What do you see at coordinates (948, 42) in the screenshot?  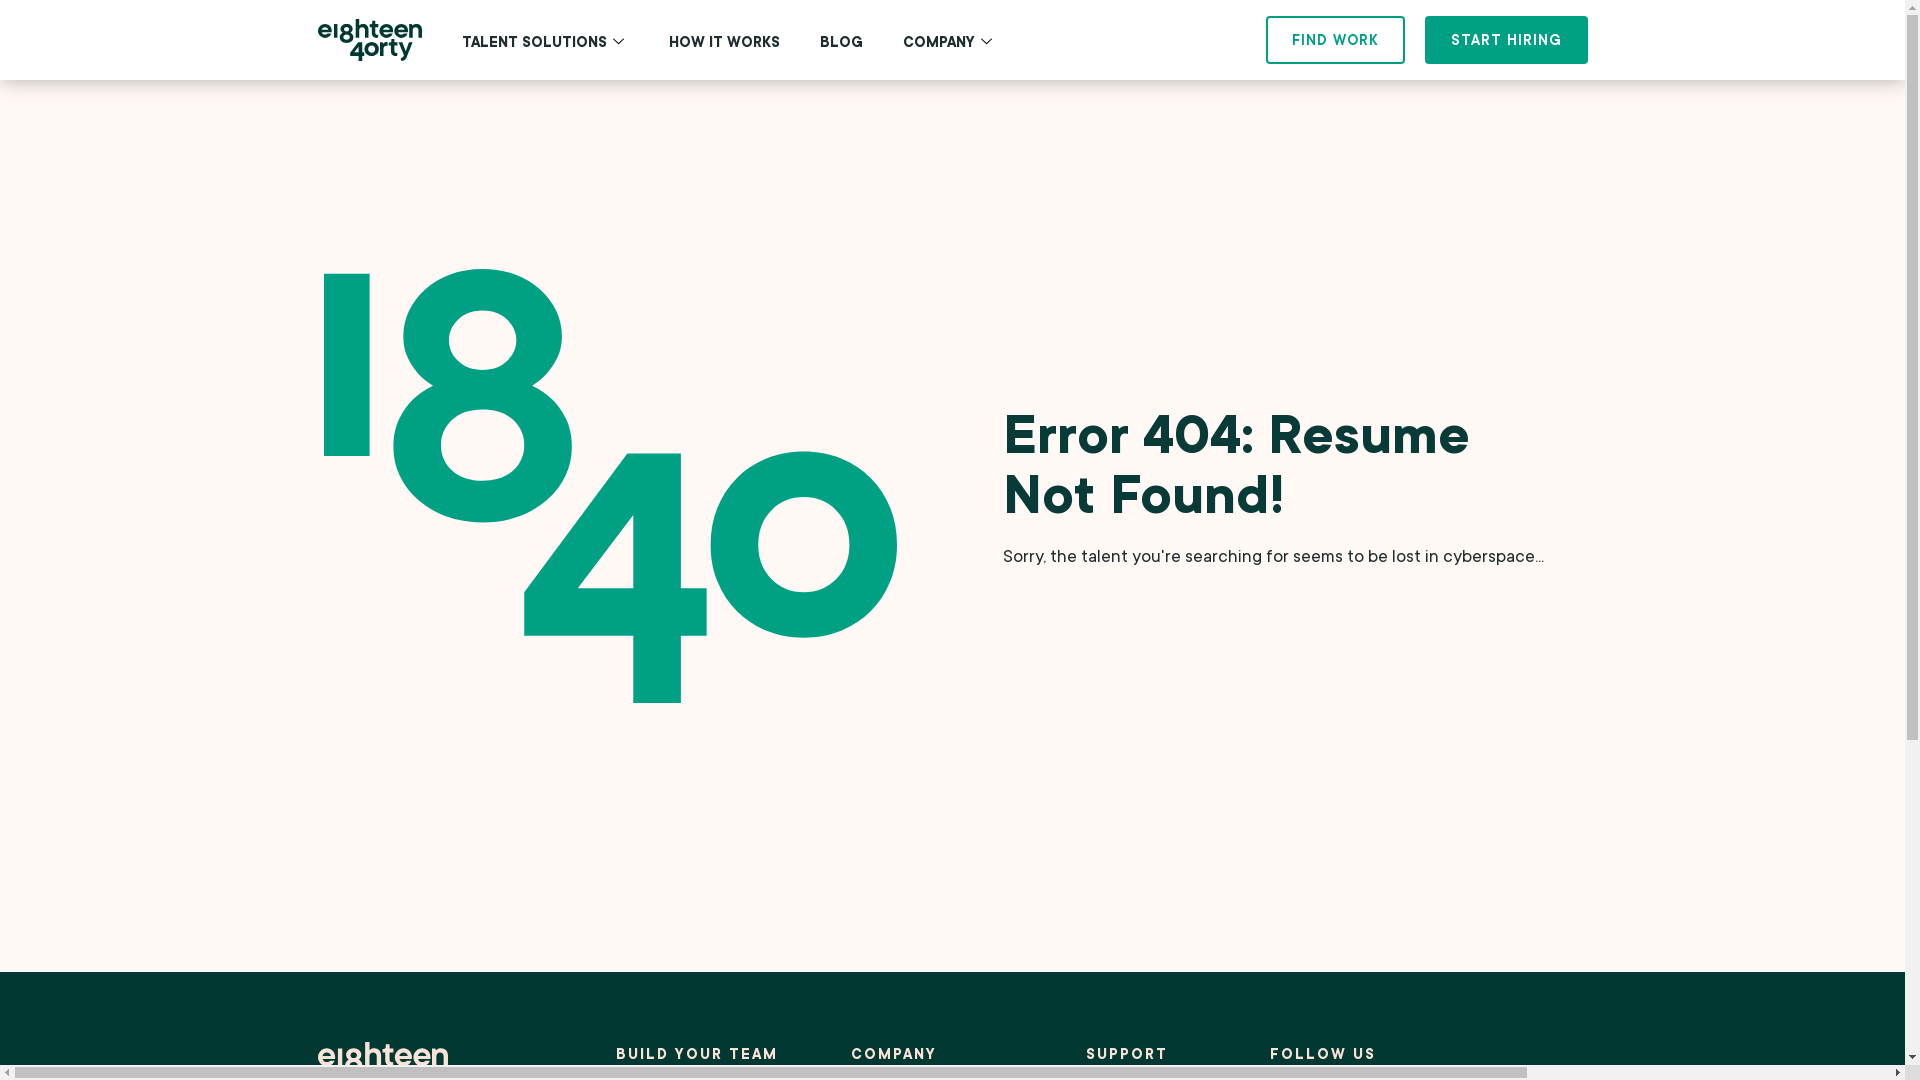 I see `'COMPANY'` at bounding box center [948, 42].